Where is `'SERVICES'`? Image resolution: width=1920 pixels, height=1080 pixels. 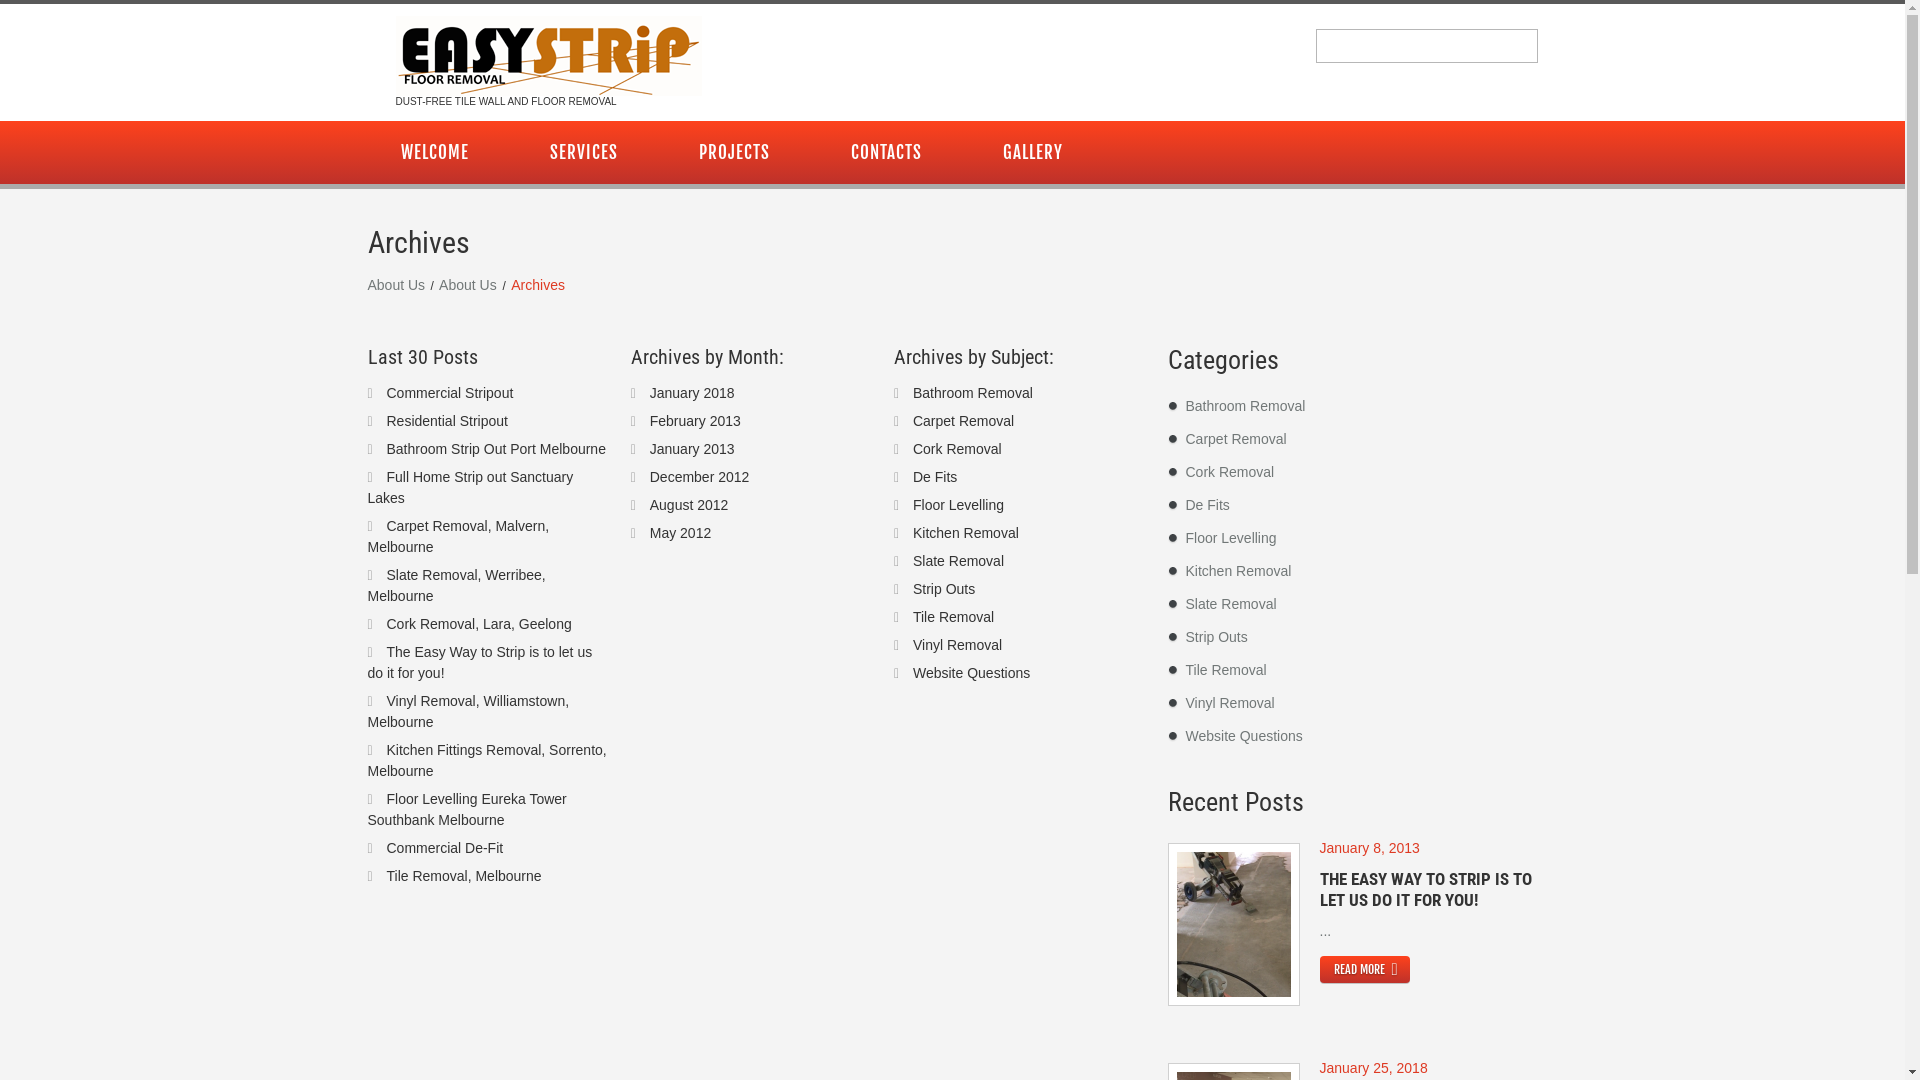 'SERVICES' is located at coordinates (581, 151).